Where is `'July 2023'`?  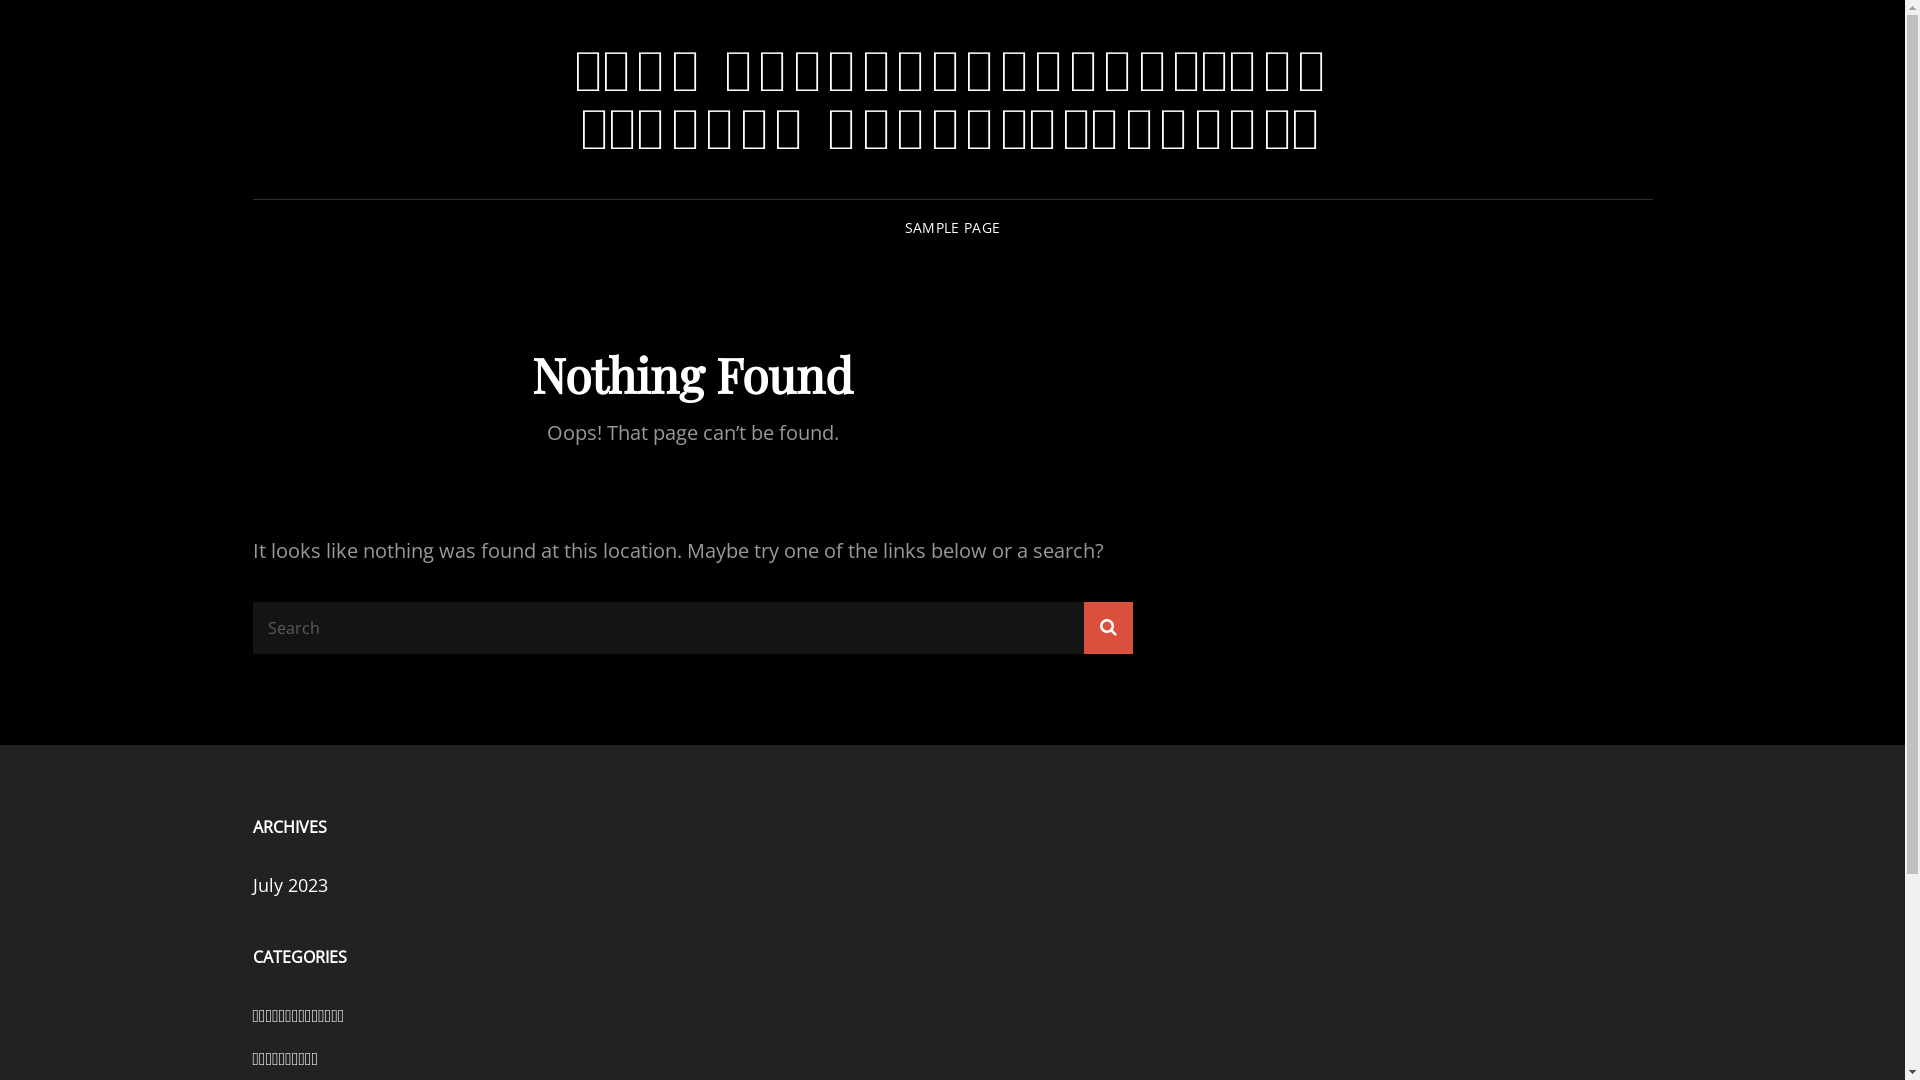
'July 2023' is located at coordinates (288, 883).